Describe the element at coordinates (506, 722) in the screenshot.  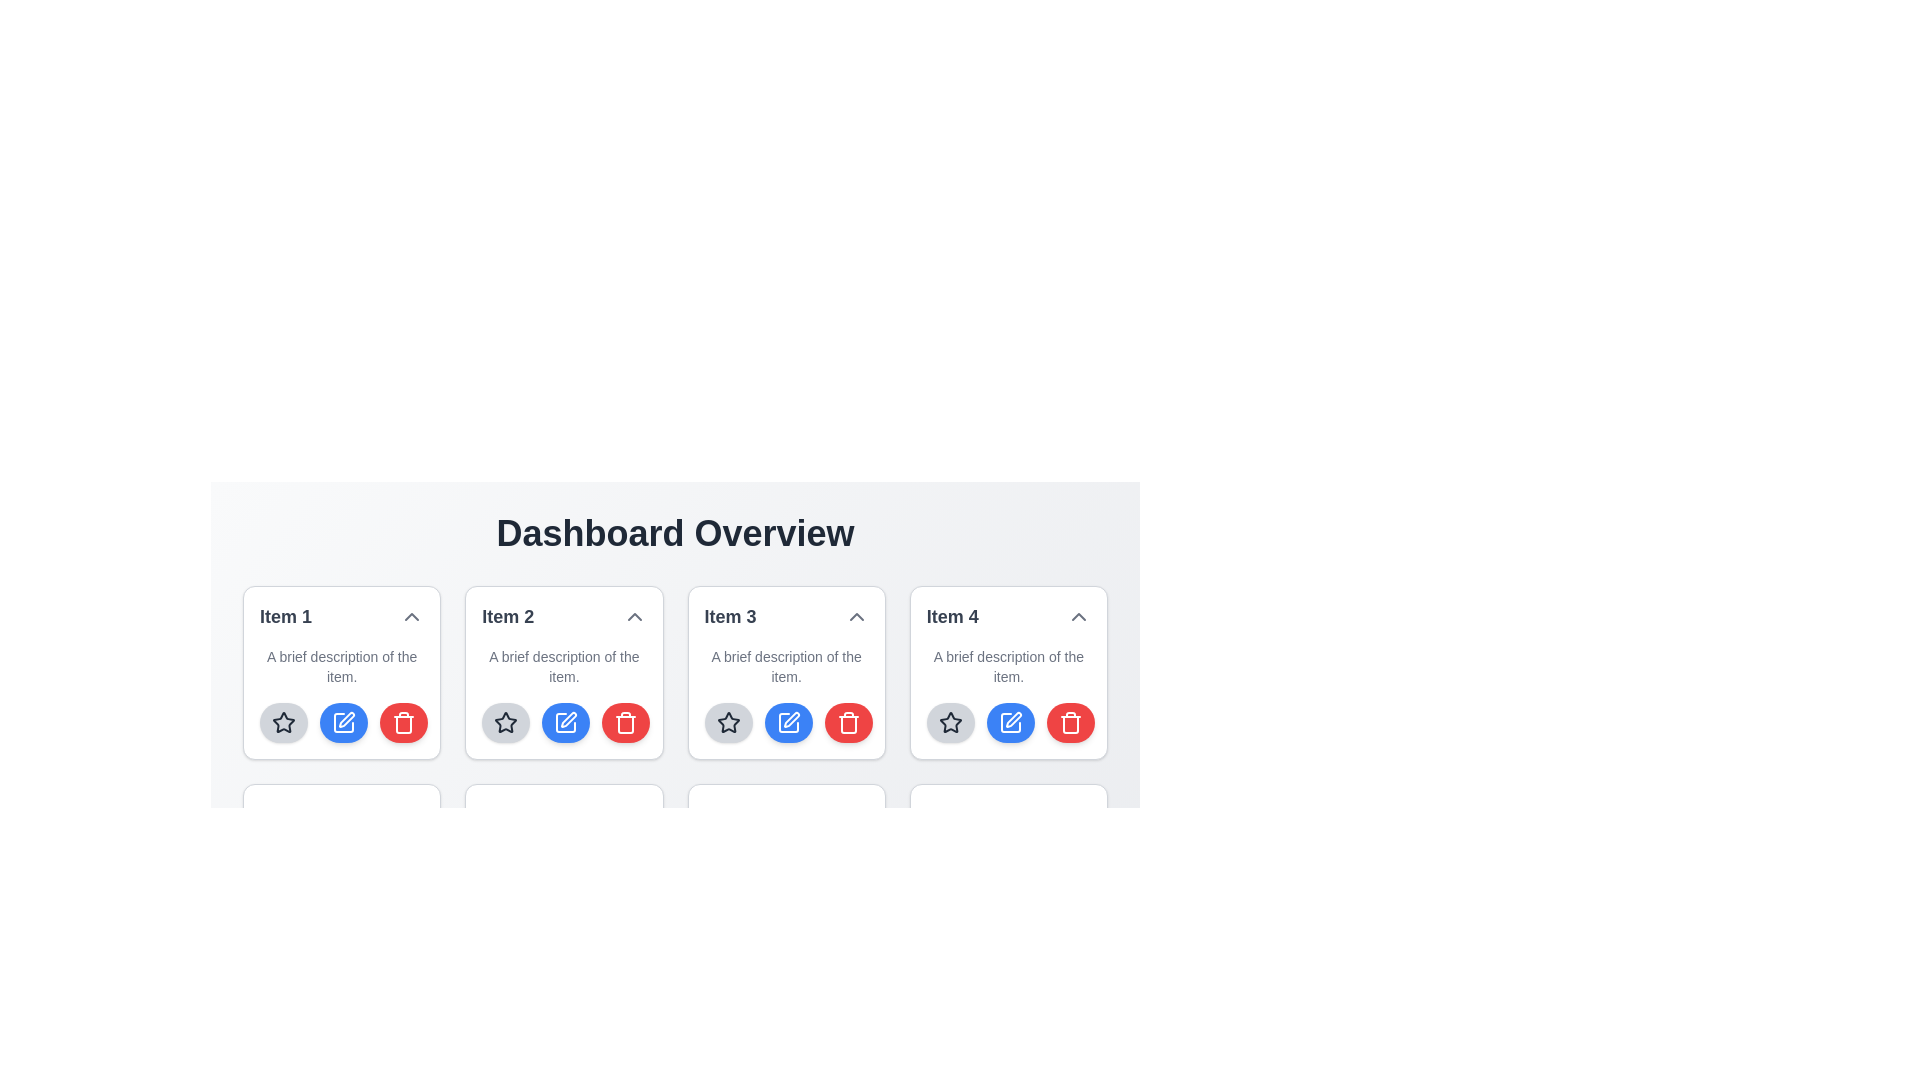
I see `the star-shaped icon button with a hollow center, styled in dark gray, to favorite the item` at that location.